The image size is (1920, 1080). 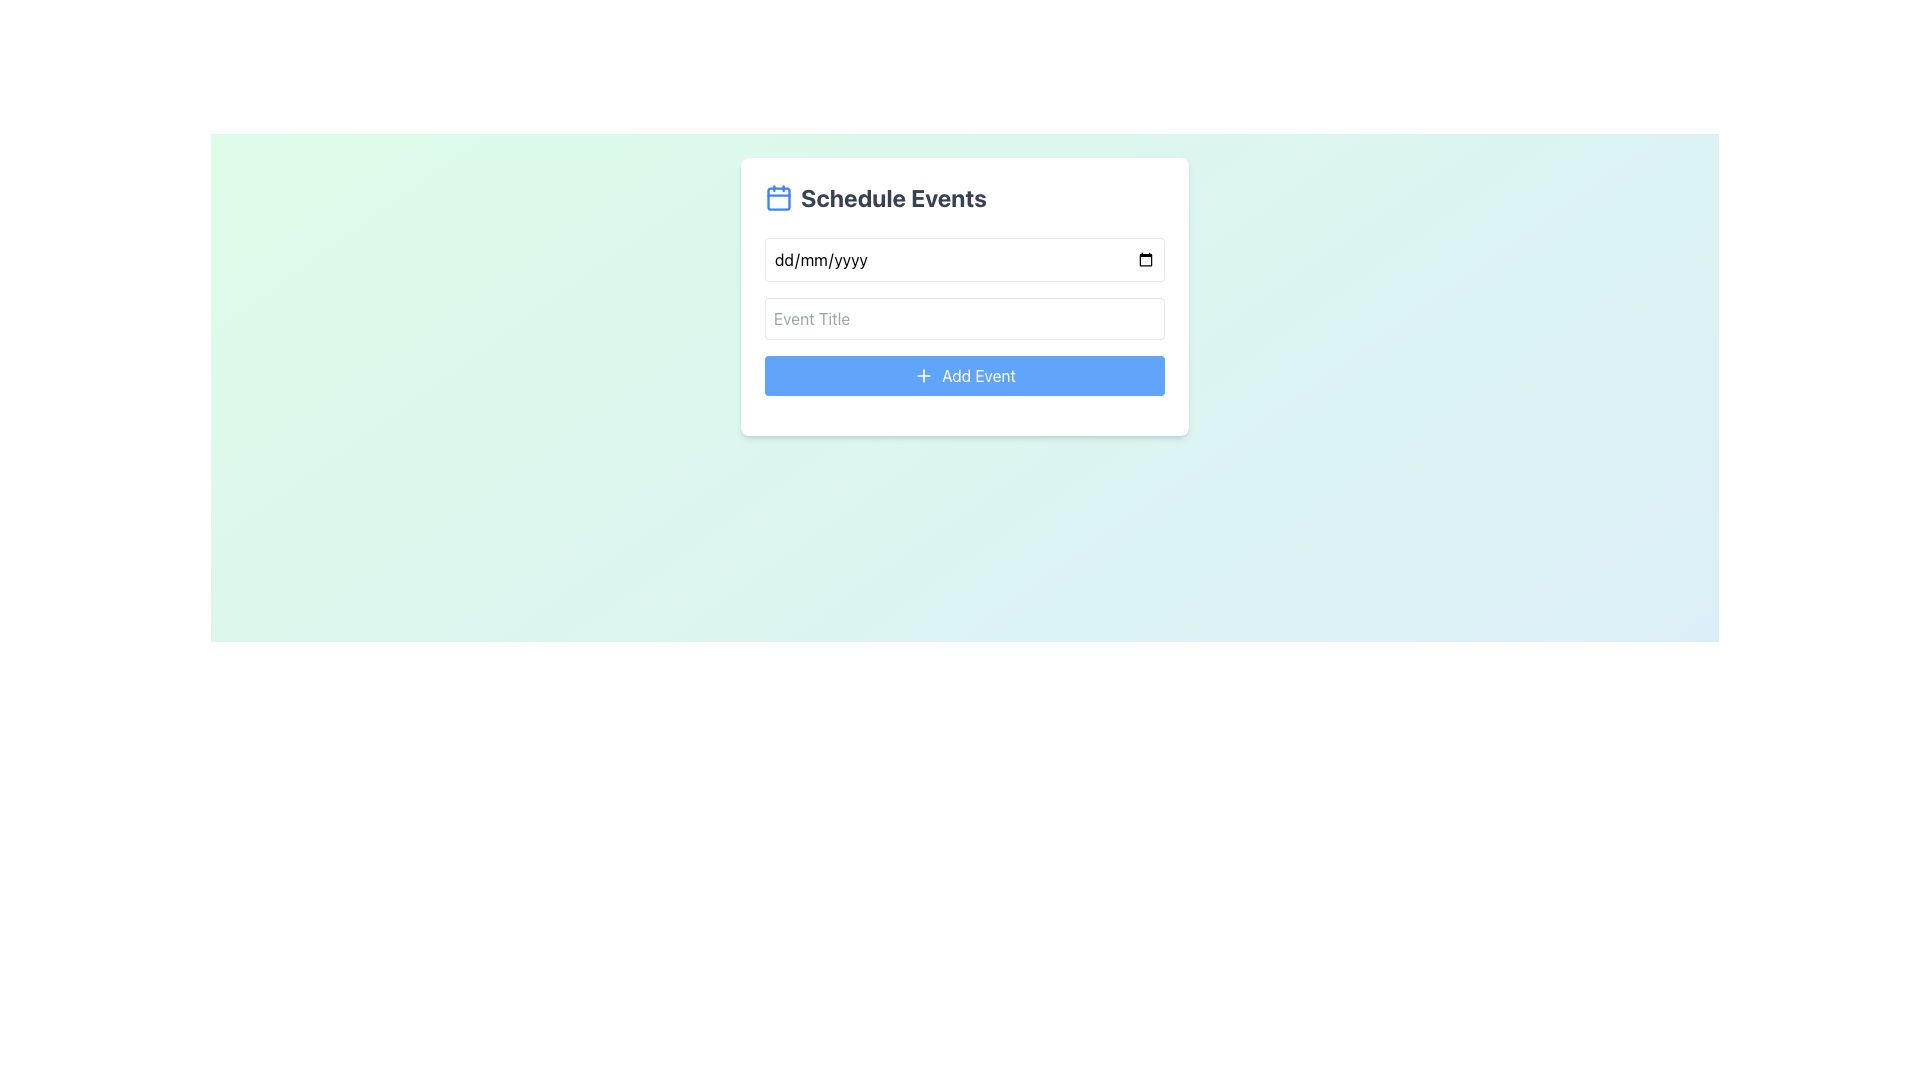 I want to click on the cross-shaped icon representing a 'plus' or add action located inside the 'Add Event' button, next to the text label, so click(x=923, y=375).